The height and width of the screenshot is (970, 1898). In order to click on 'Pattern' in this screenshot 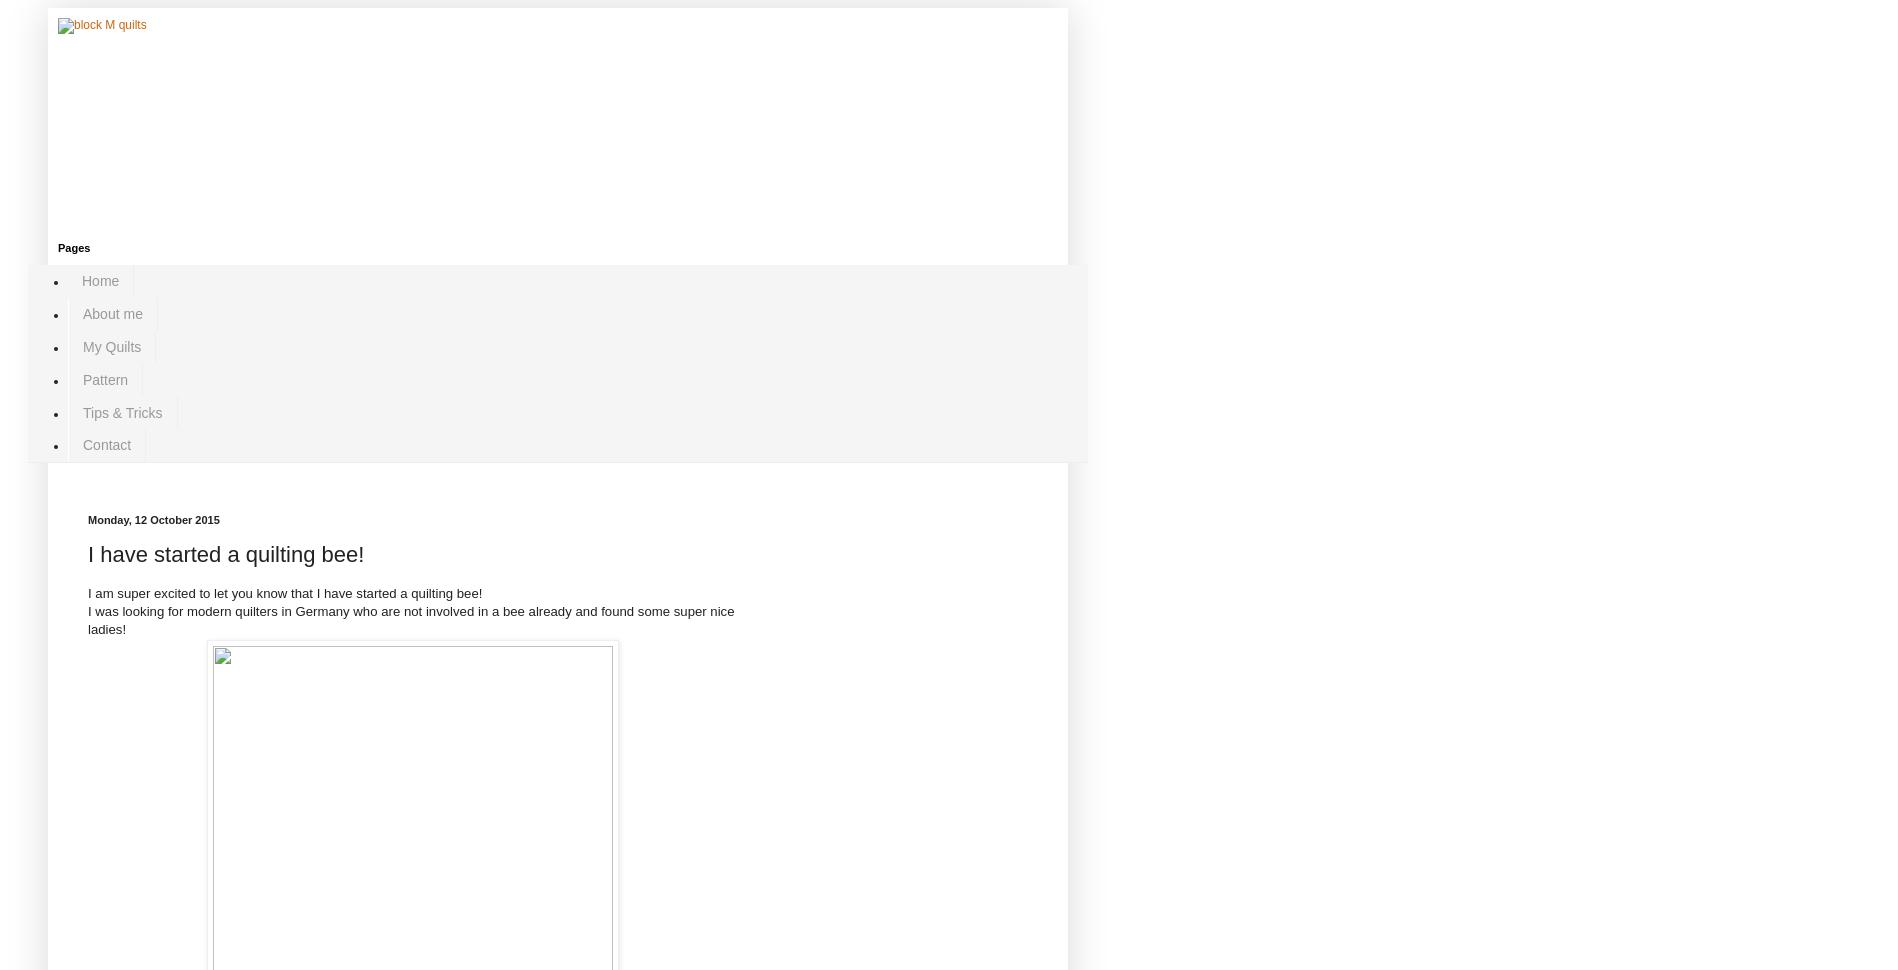, I will do `click(105, 377)`.